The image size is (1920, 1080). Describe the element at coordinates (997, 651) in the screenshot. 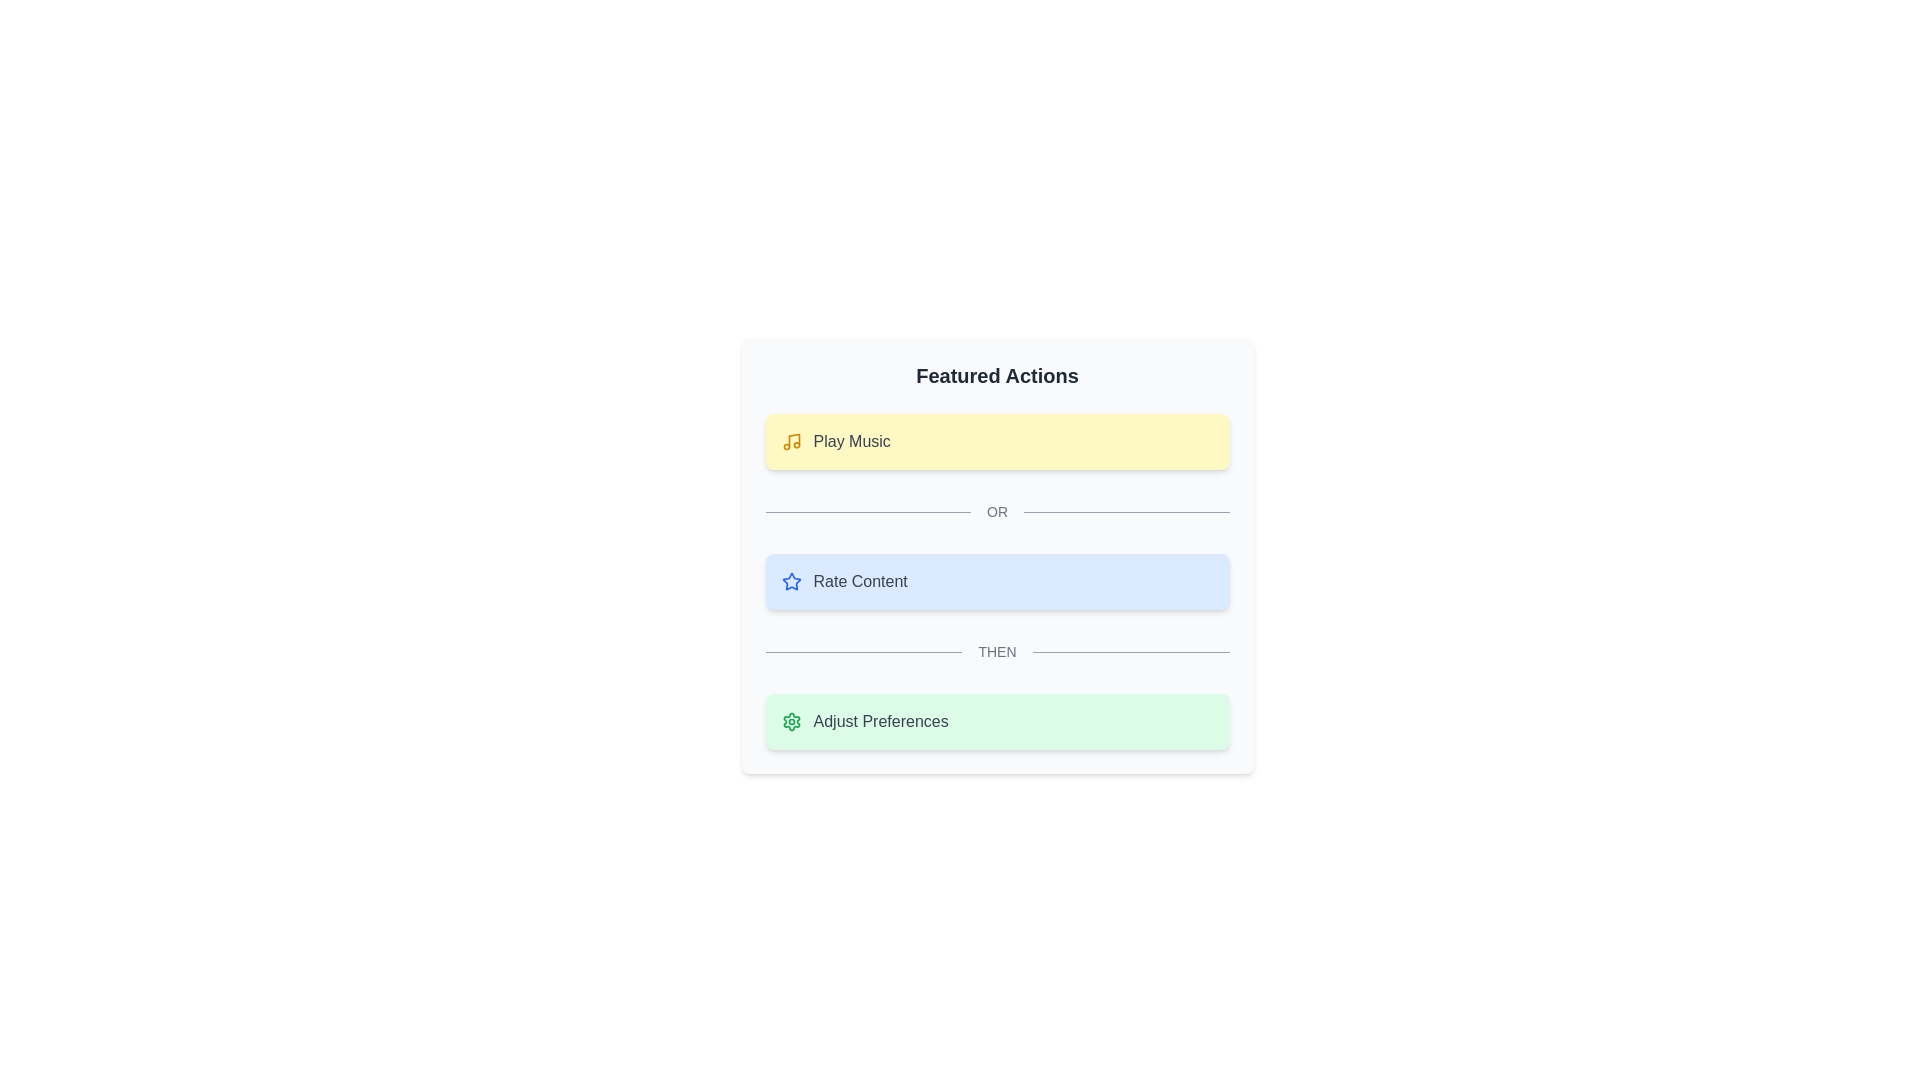

I see `the text separator containing the word 'THEN', which is a minimalistic styled element with gray color, located between 'Rate Content' and 'Adjust Preferences'` at that location.